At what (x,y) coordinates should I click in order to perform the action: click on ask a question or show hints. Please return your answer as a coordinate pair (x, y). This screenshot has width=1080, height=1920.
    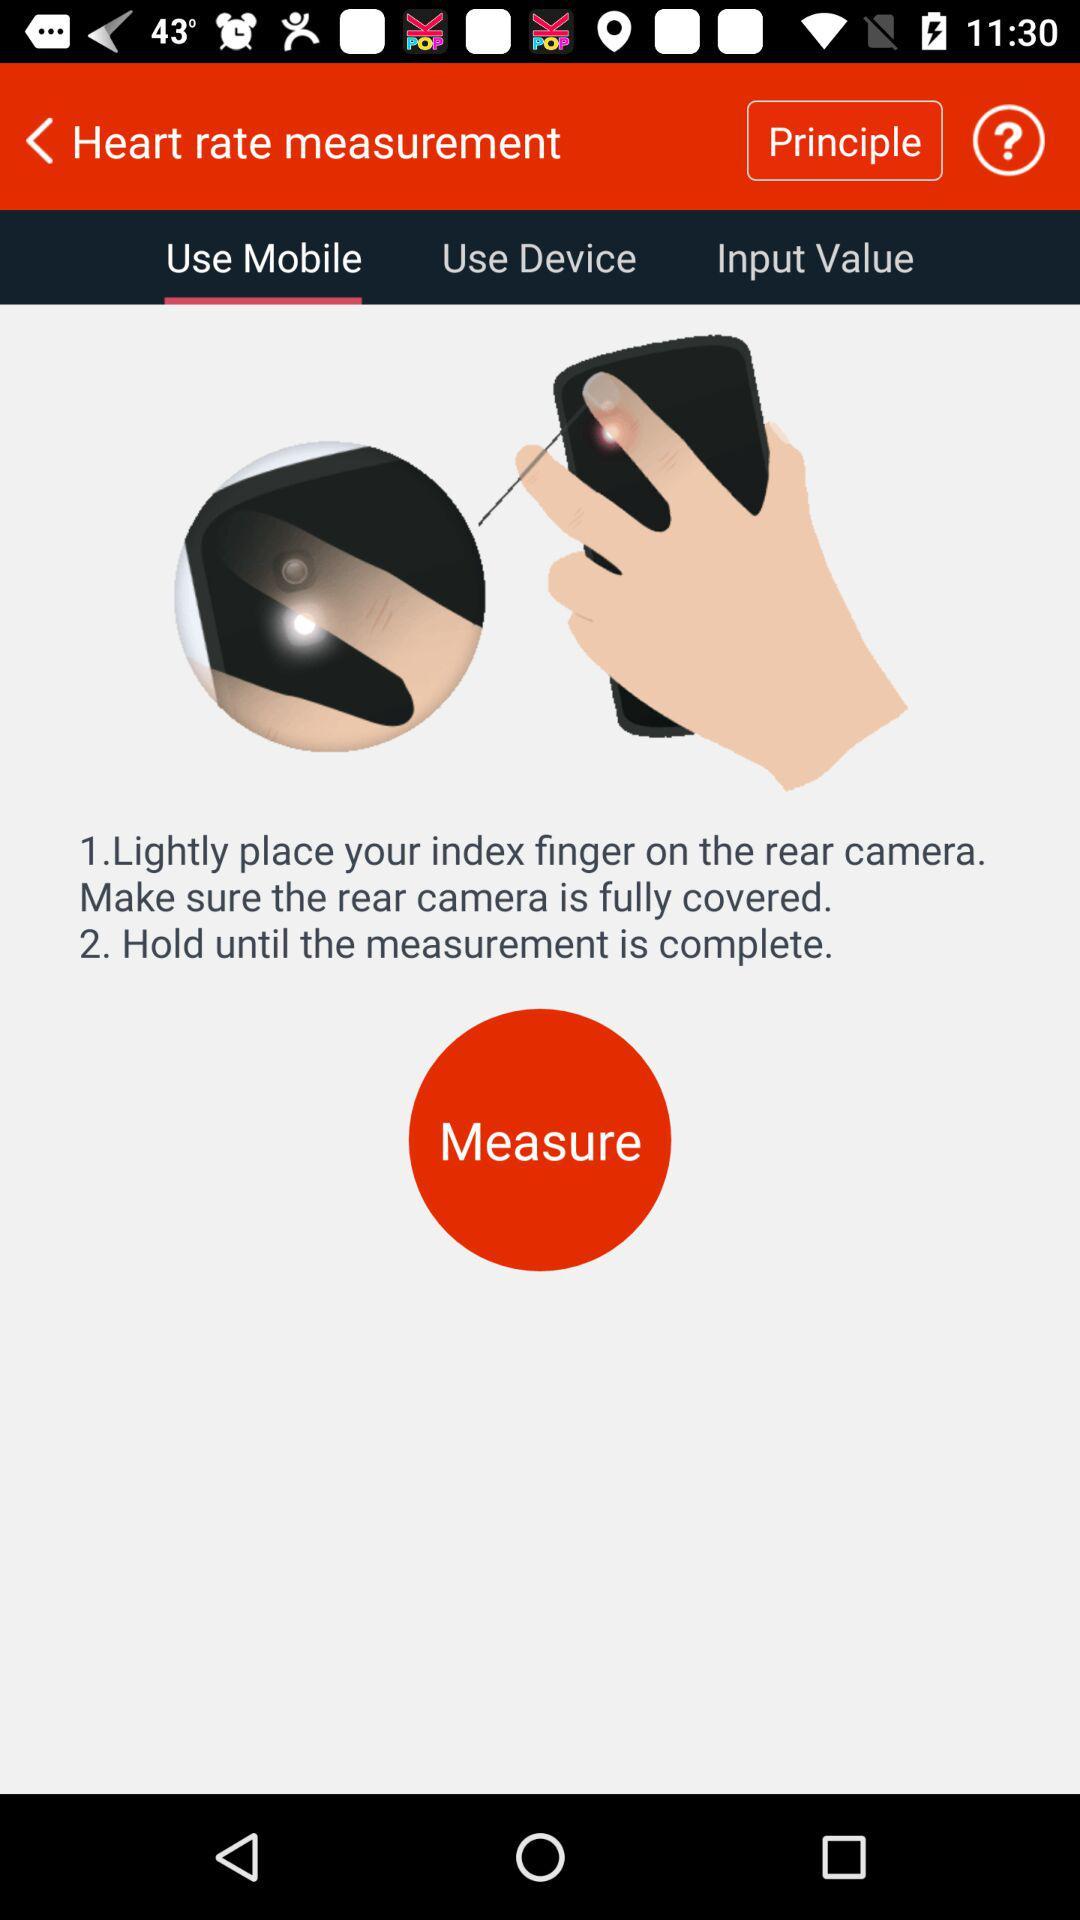
    Looking at the image, I should click on (1008, 139).